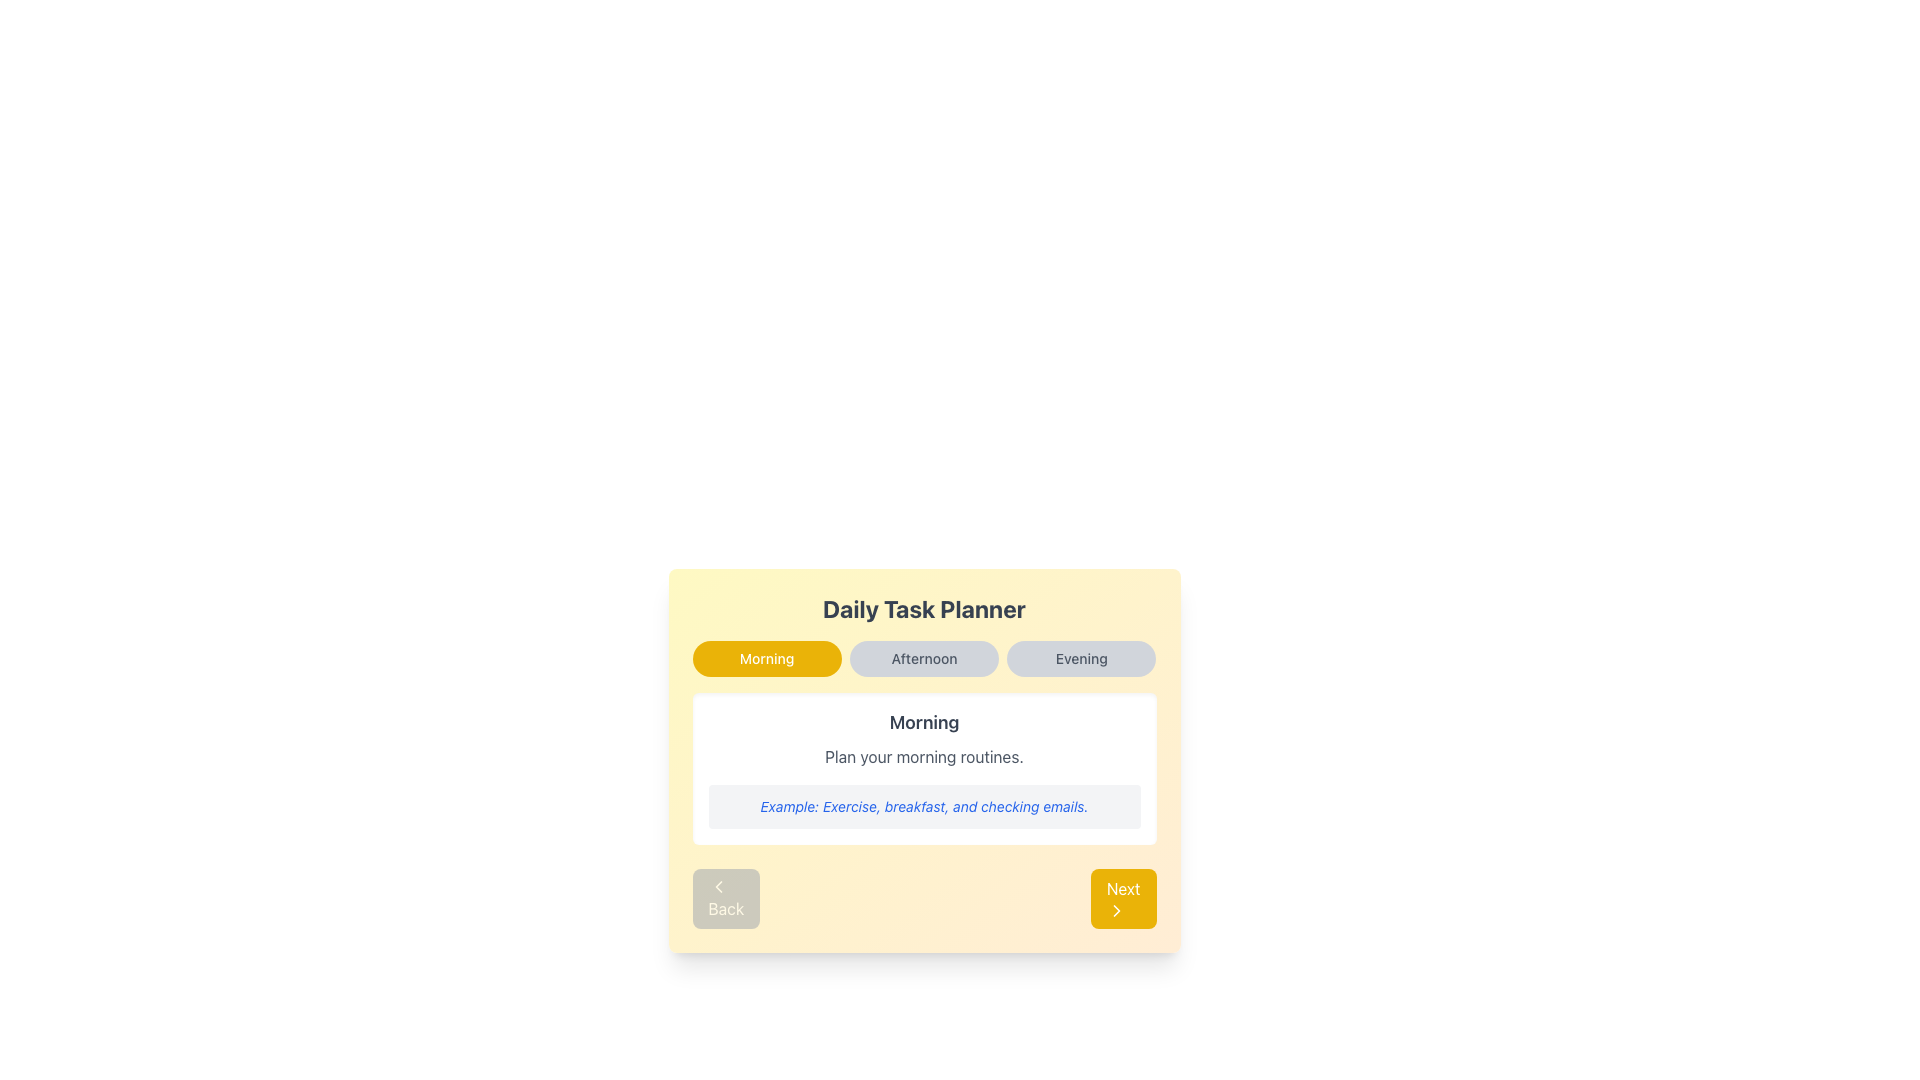  Describe the element at coordinates (923, 659) in the screenshot. I see `the rectangular button with rounded edges labeled 'Afternoon' located in the middle of the three-button group under the 'Daily Task Planner' header` at that location.